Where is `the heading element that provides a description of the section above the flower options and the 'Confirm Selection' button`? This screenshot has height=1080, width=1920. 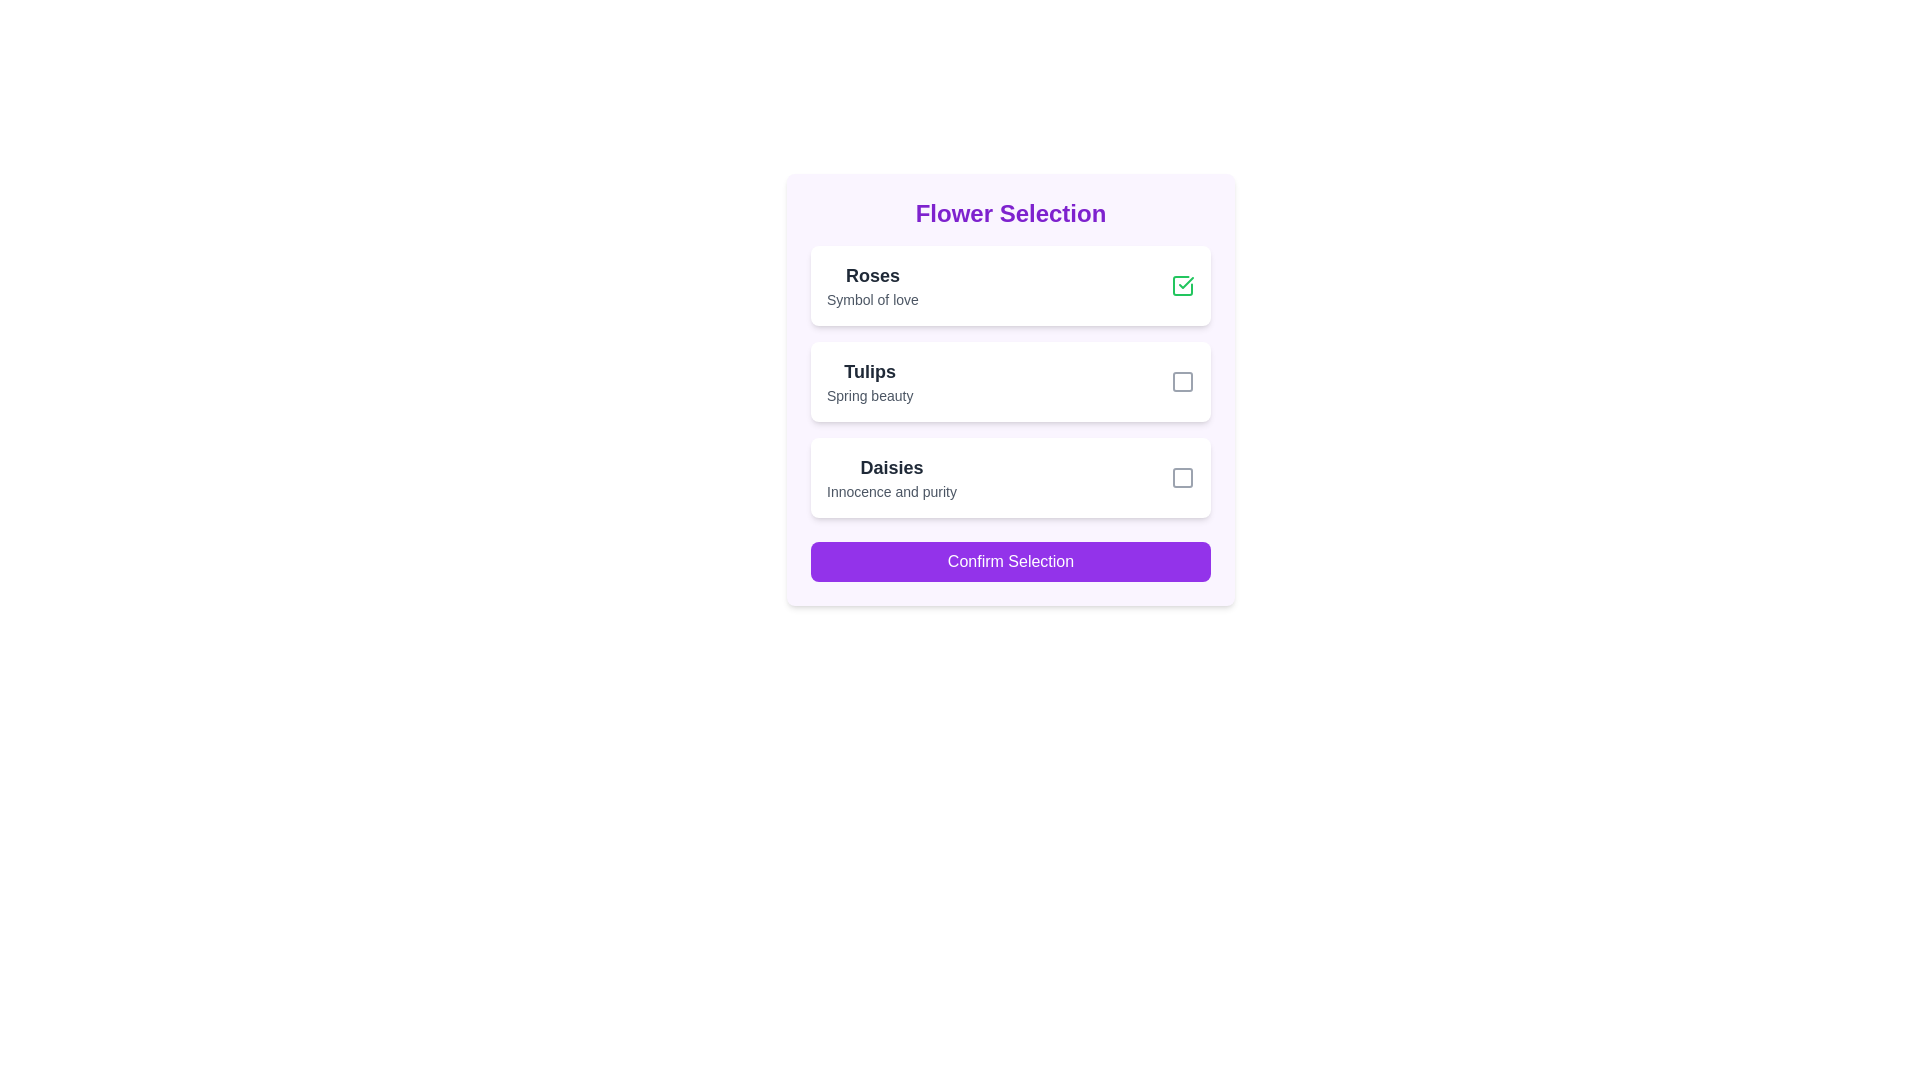
the heading element that provides a description of the section above the flower options and the 'Confirm Selection' button is located at coordinates (1011, 213).